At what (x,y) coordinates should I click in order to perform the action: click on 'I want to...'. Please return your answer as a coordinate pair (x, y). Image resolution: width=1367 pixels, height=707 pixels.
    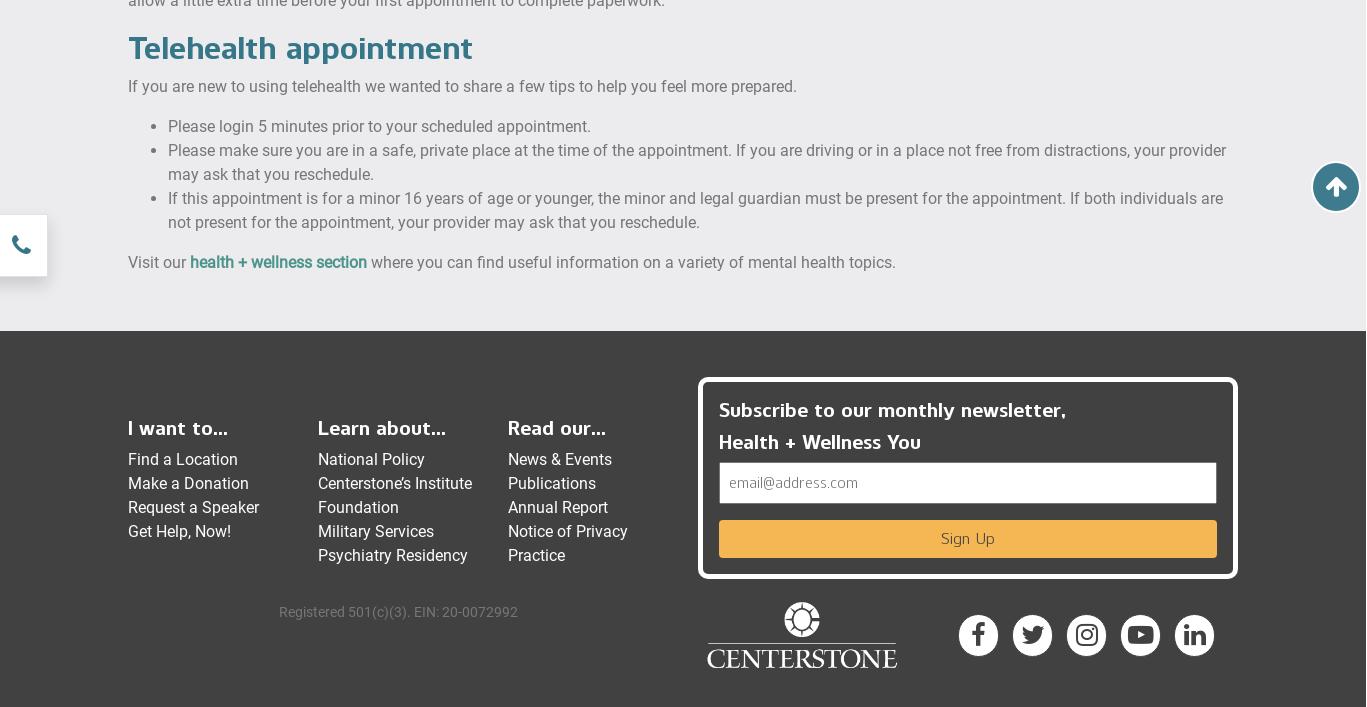
    Looking at the image, I should click on (176, 426).